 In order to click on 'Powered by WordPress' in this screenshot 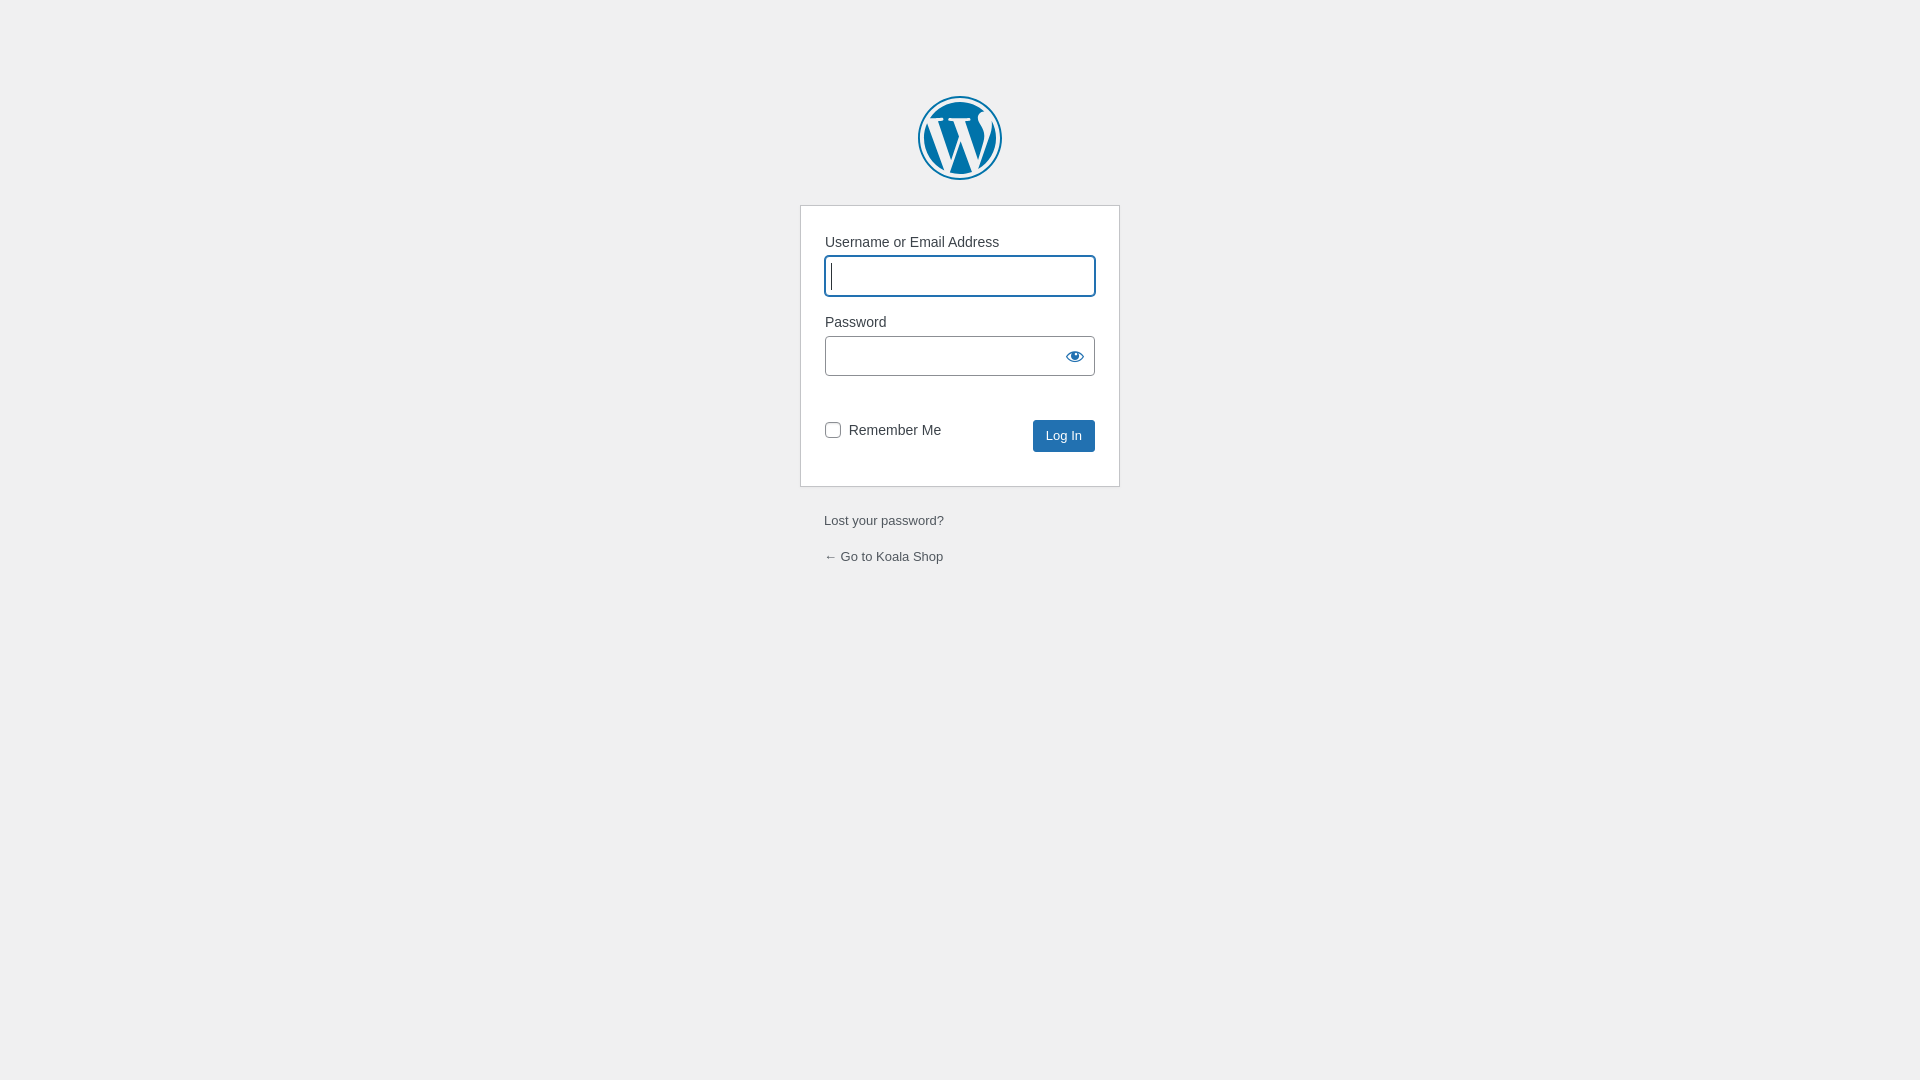, I will do `click(960, 137)`.